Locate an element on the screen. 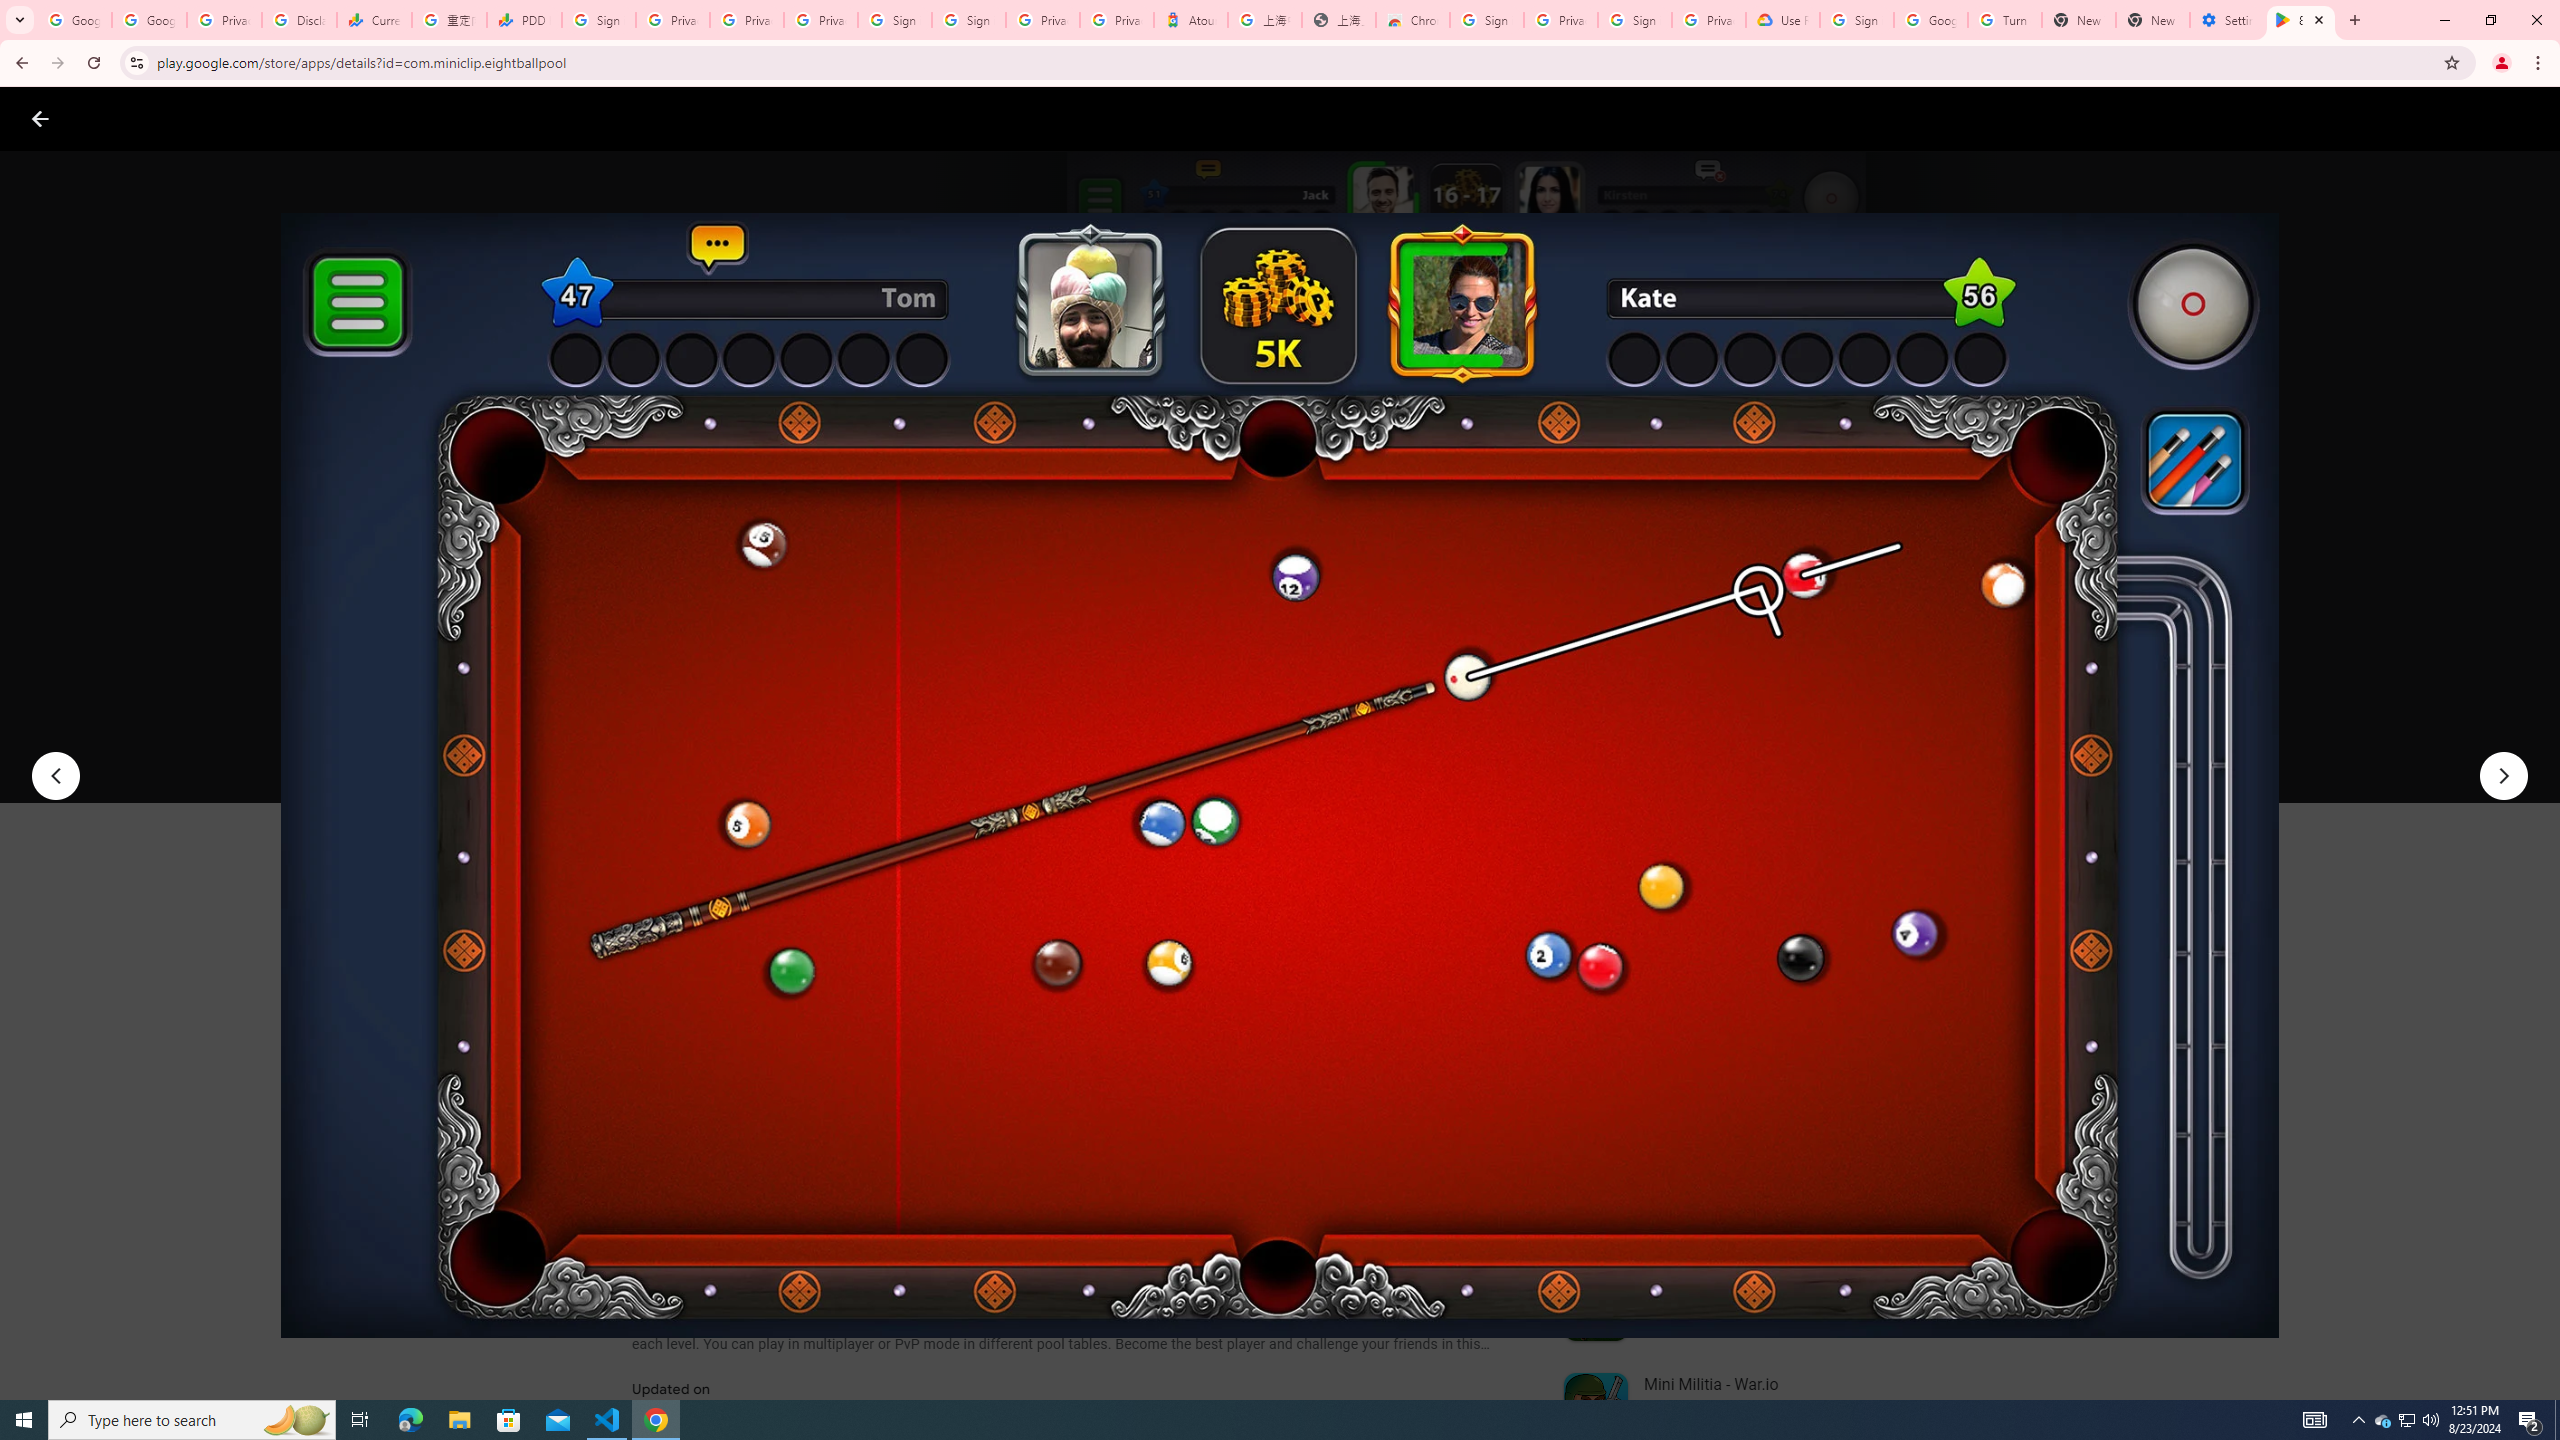  'Google Workspace Admin Community' is located at coordinates (73, 19).